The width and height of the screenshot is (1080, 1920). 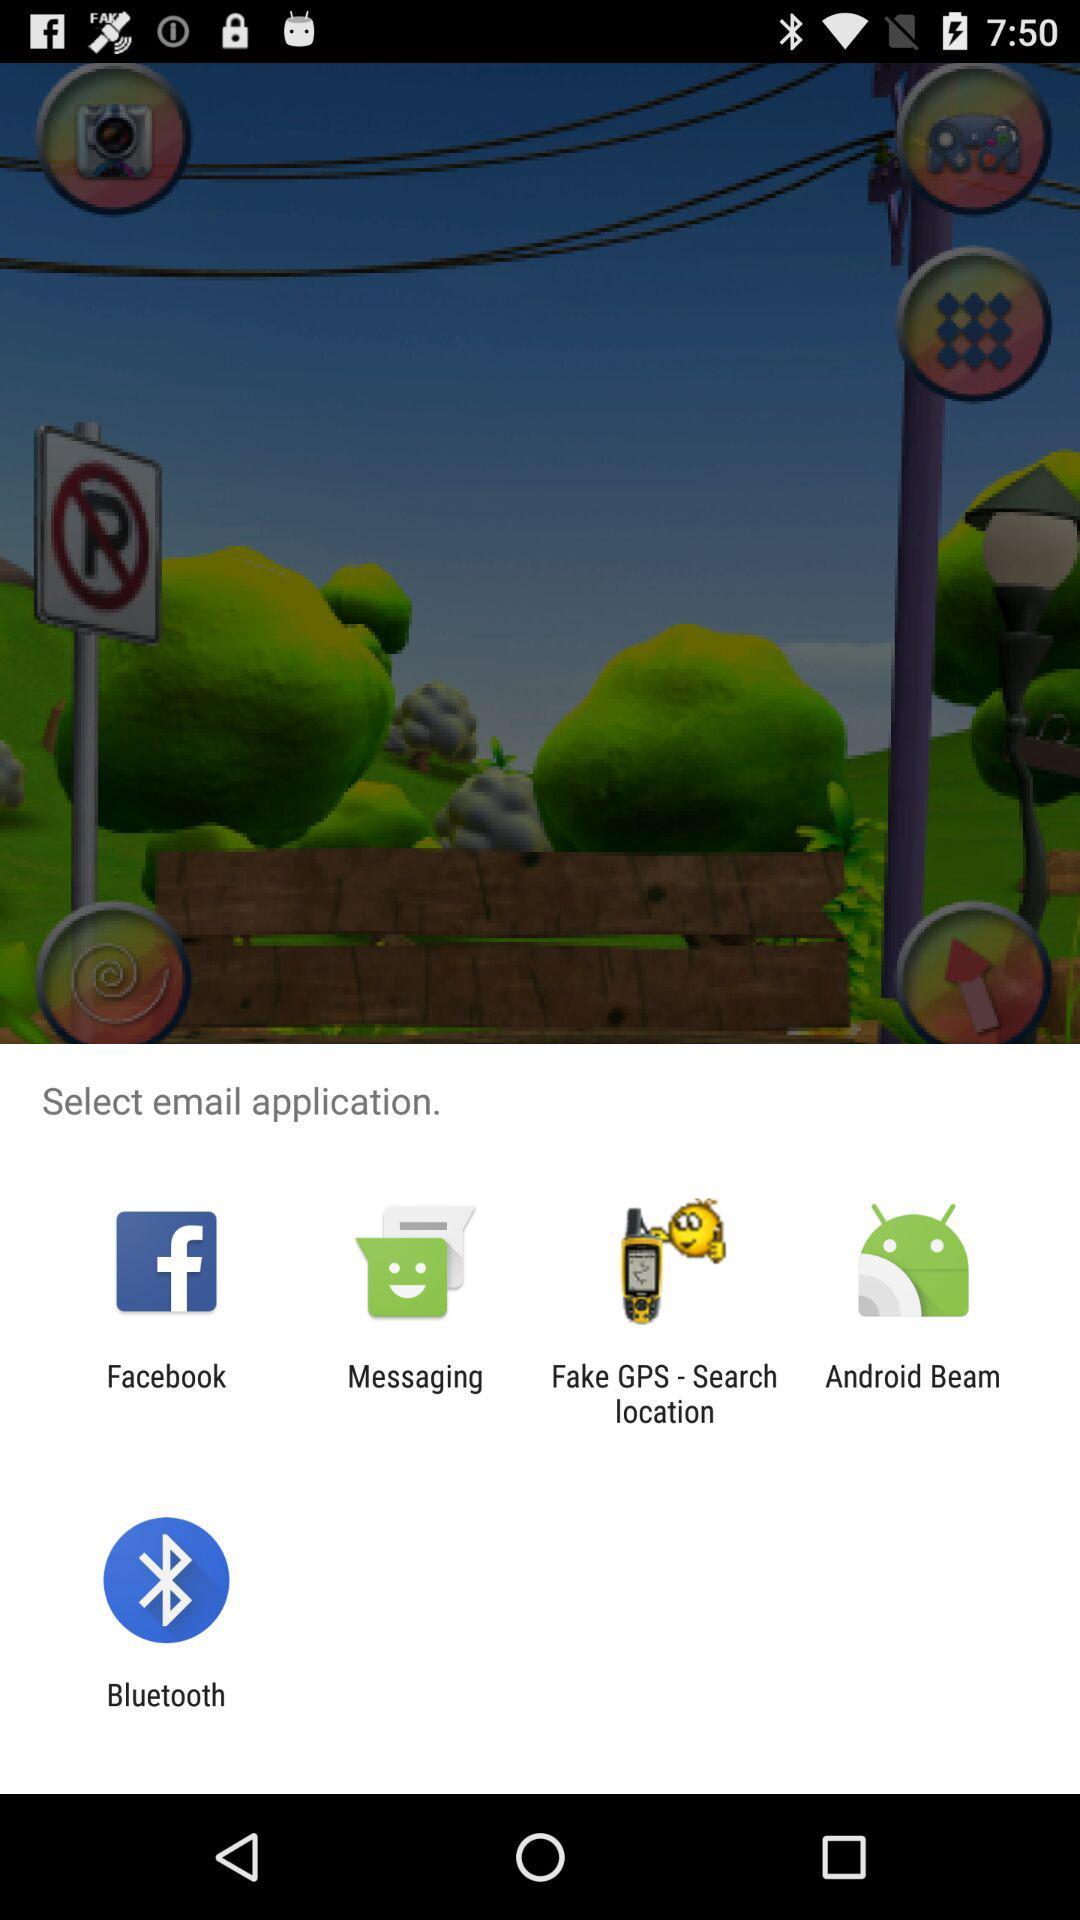 I want to click on the facebook, so click(x=165, y=1392).